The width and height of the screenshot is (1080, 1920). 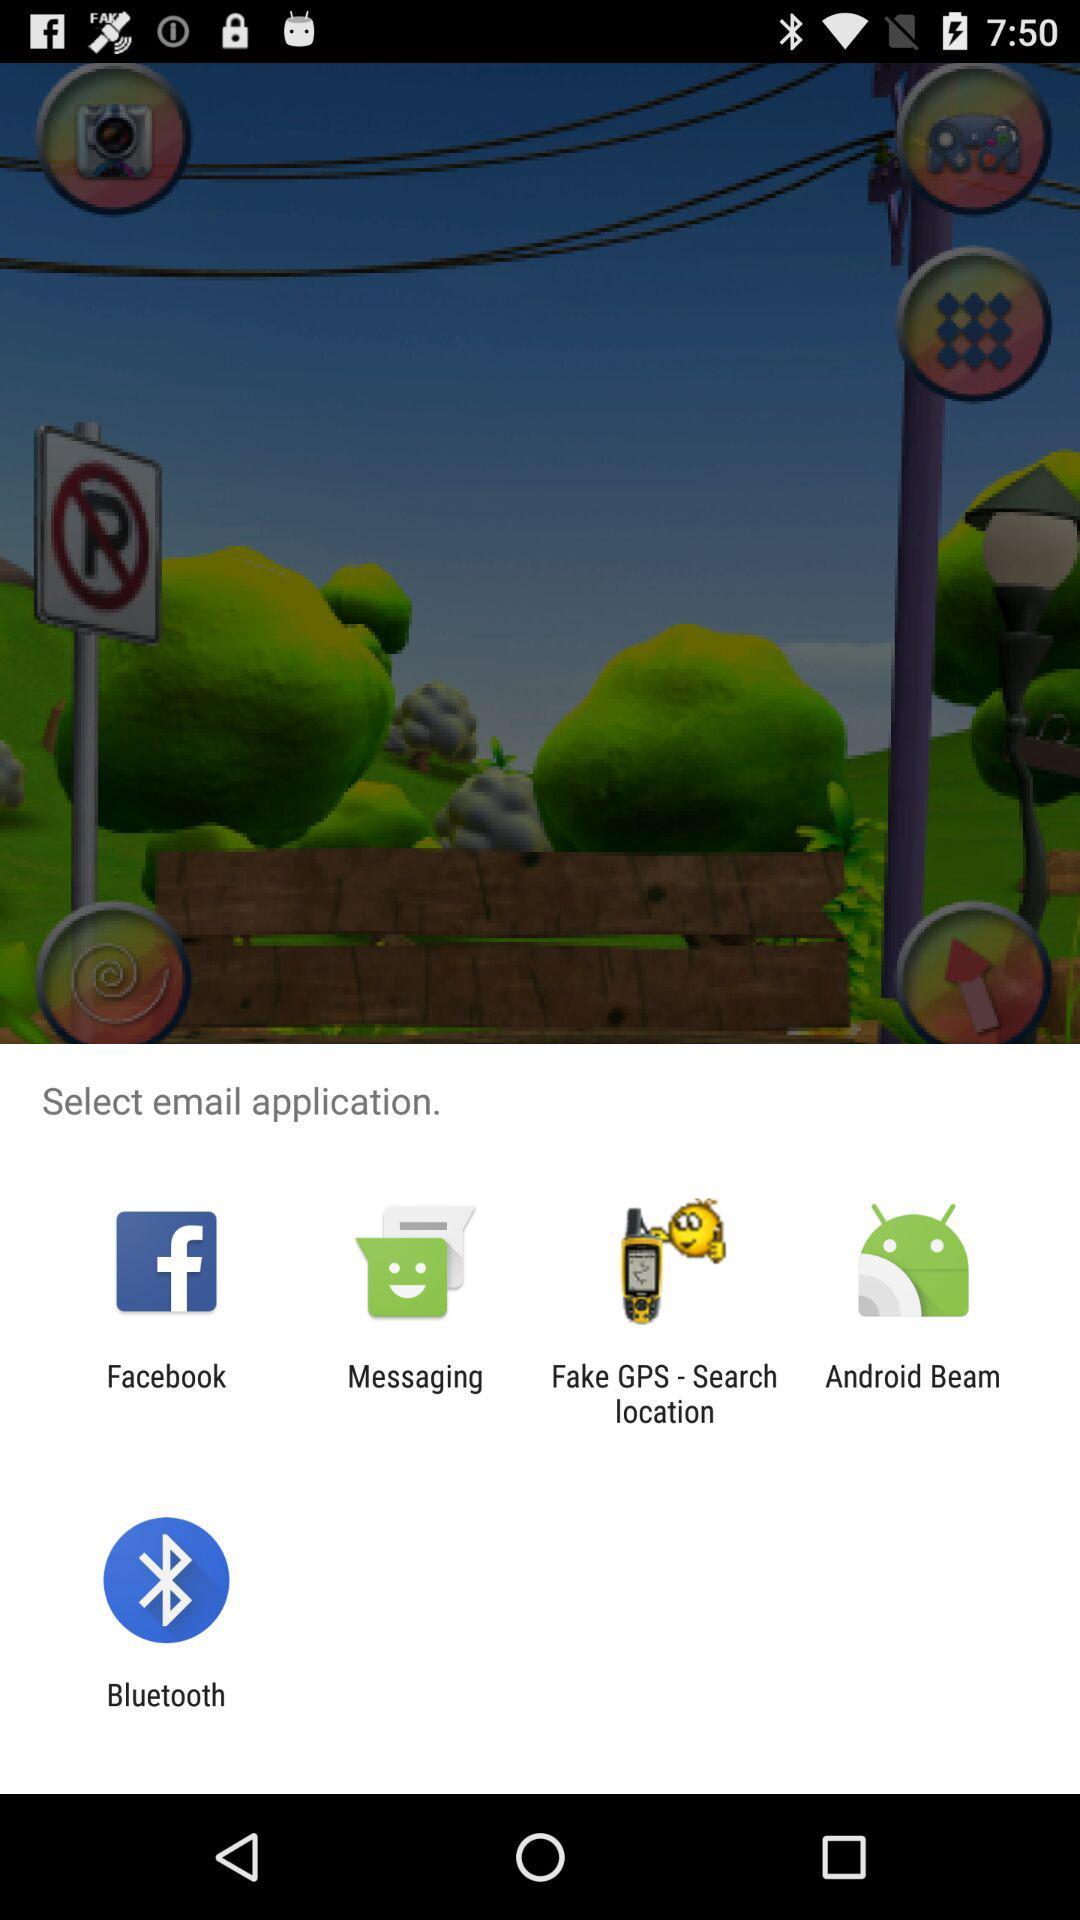 I want to click on the facebook, so click(x=165, y=1392).